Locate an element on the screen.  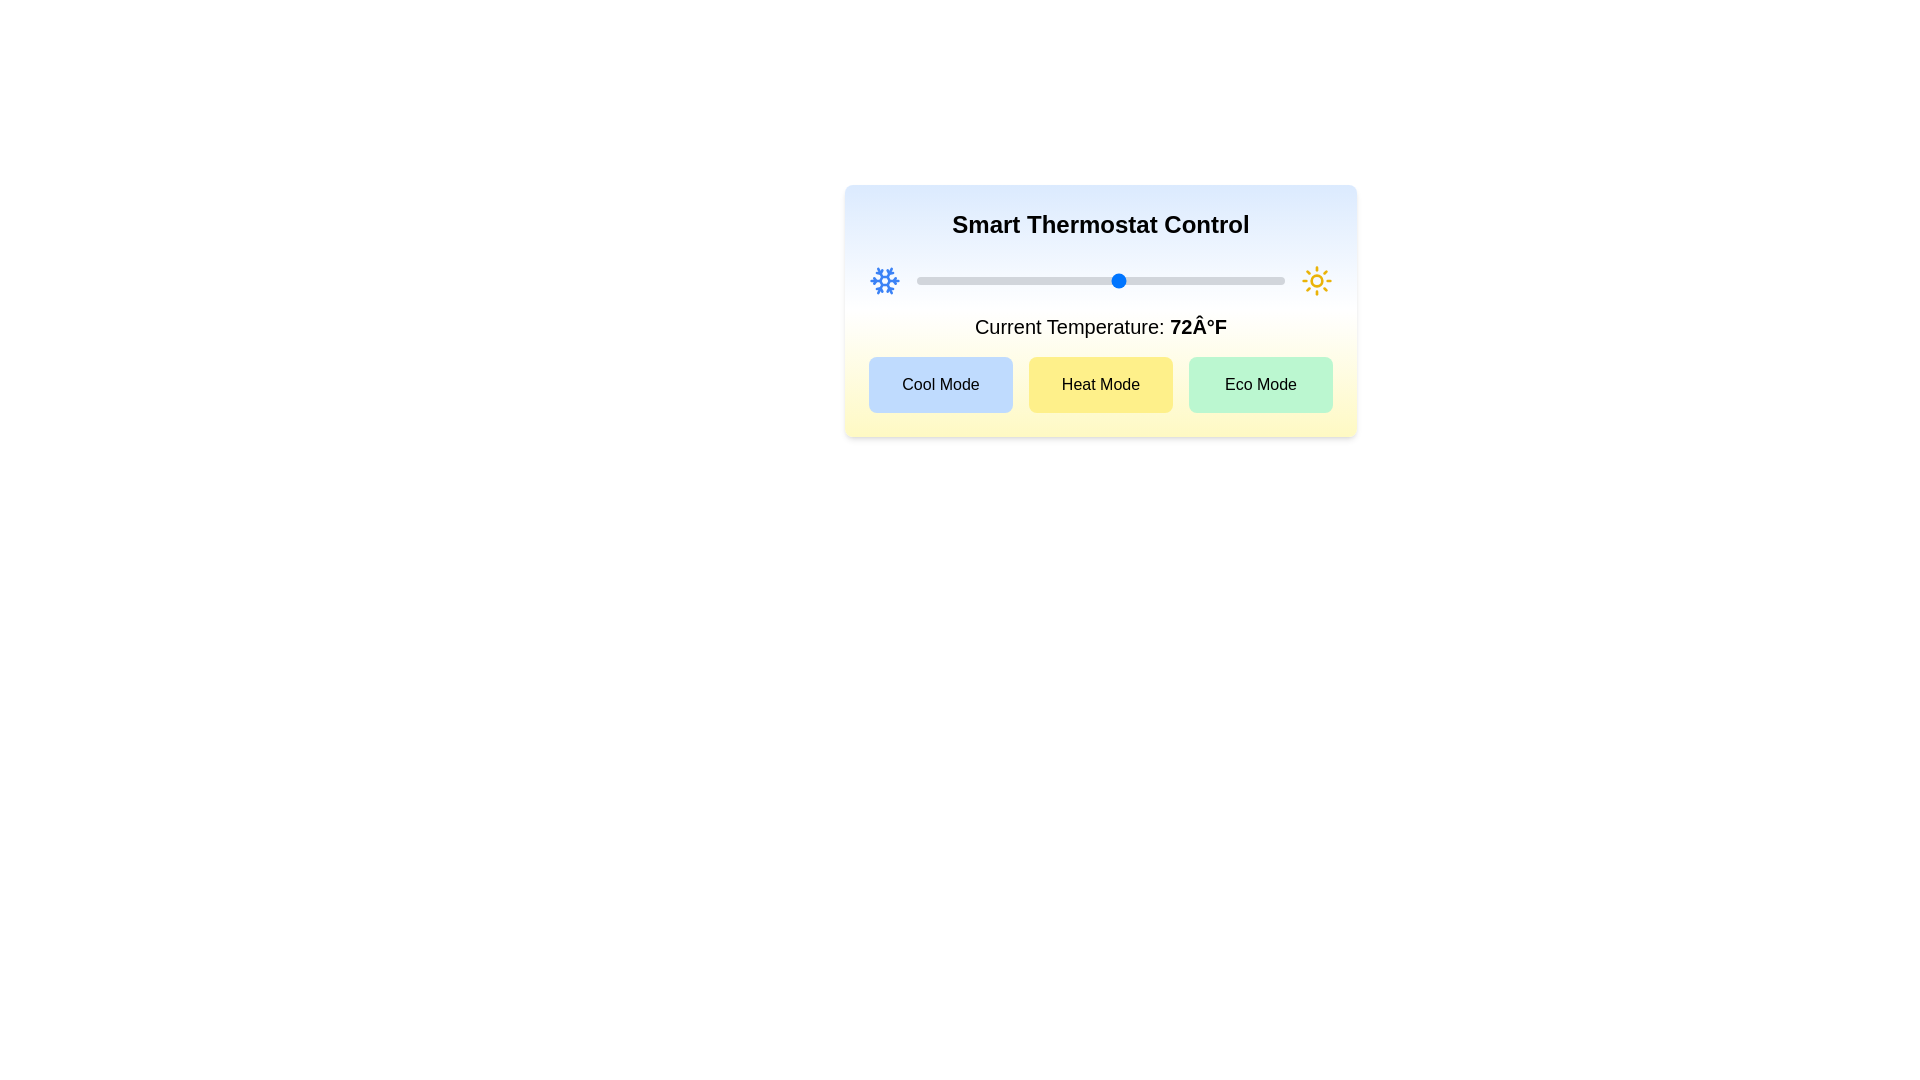
the temperature slider to set the temperature to 89°F is located at coordinates (1274, 281).